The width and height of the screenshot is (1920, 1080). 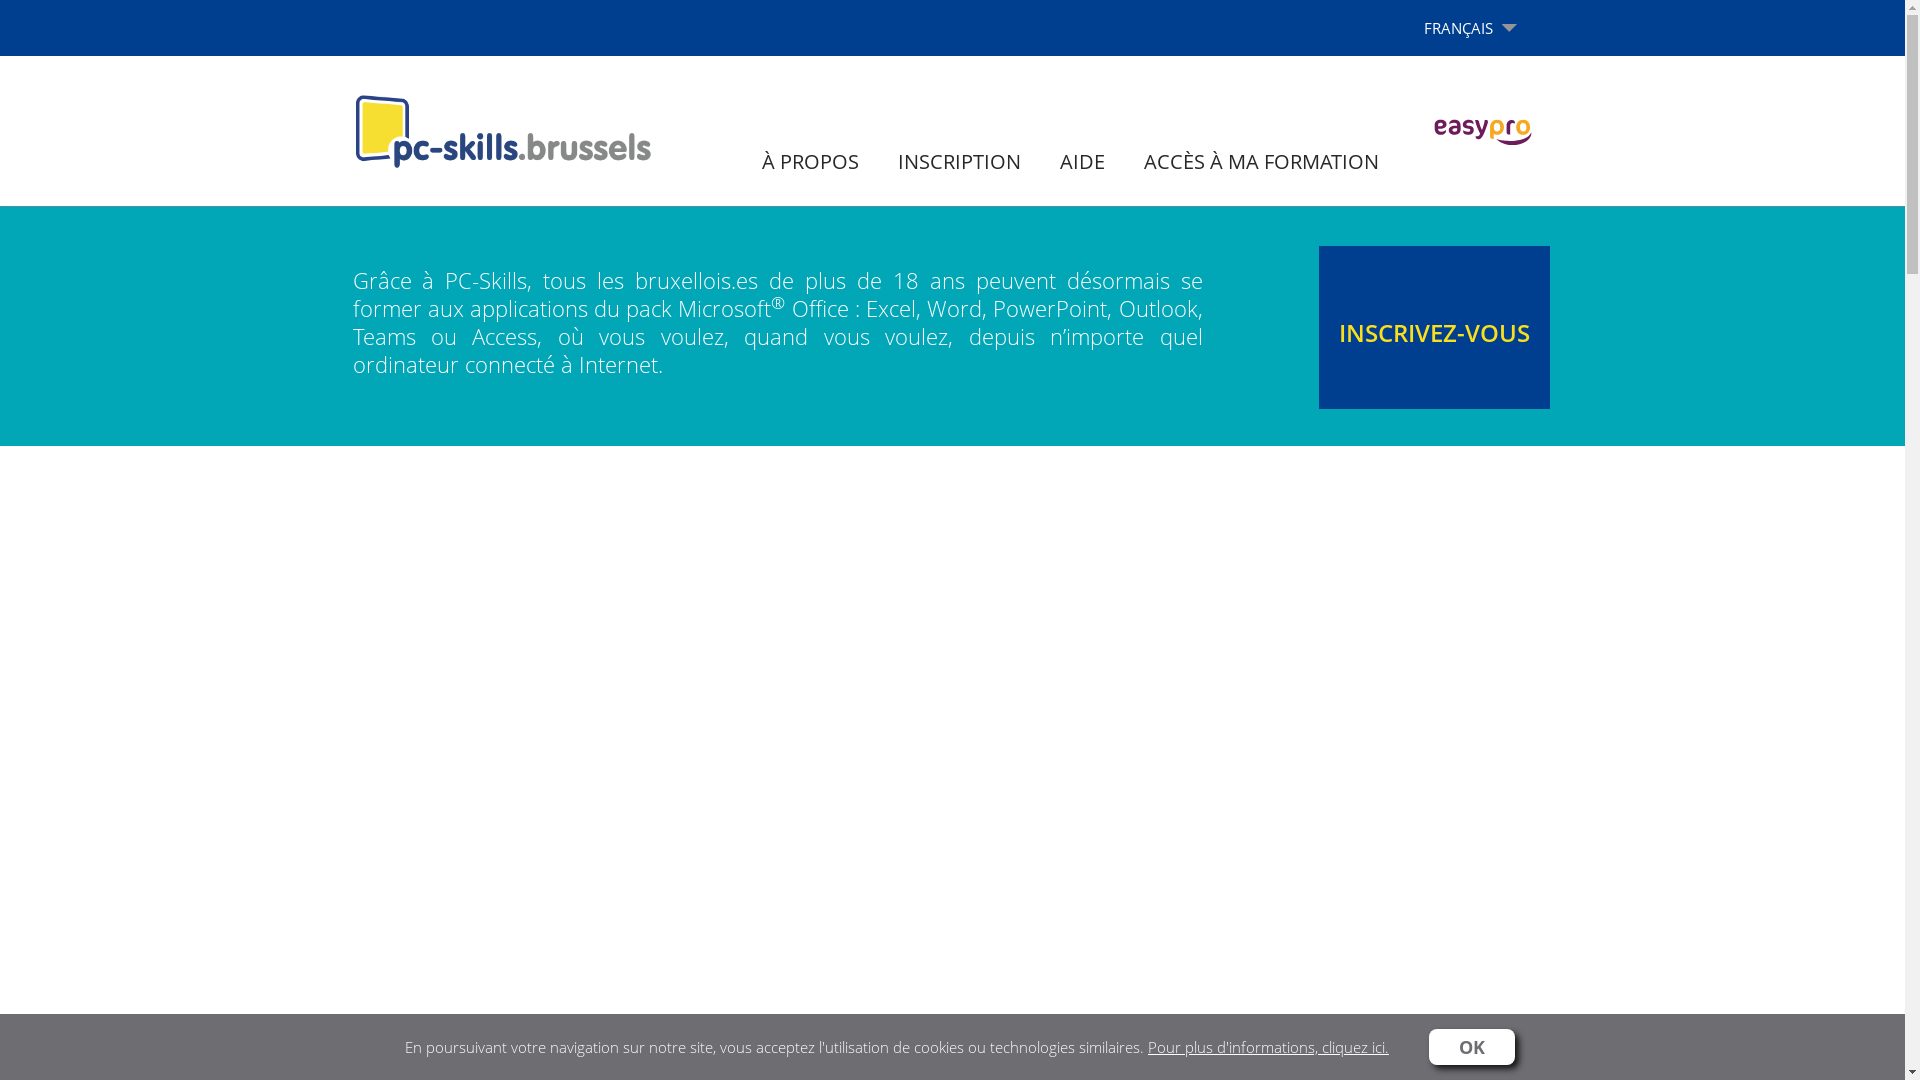 I want to click on 'INSCRIPTION', so click(x=957, y=161).